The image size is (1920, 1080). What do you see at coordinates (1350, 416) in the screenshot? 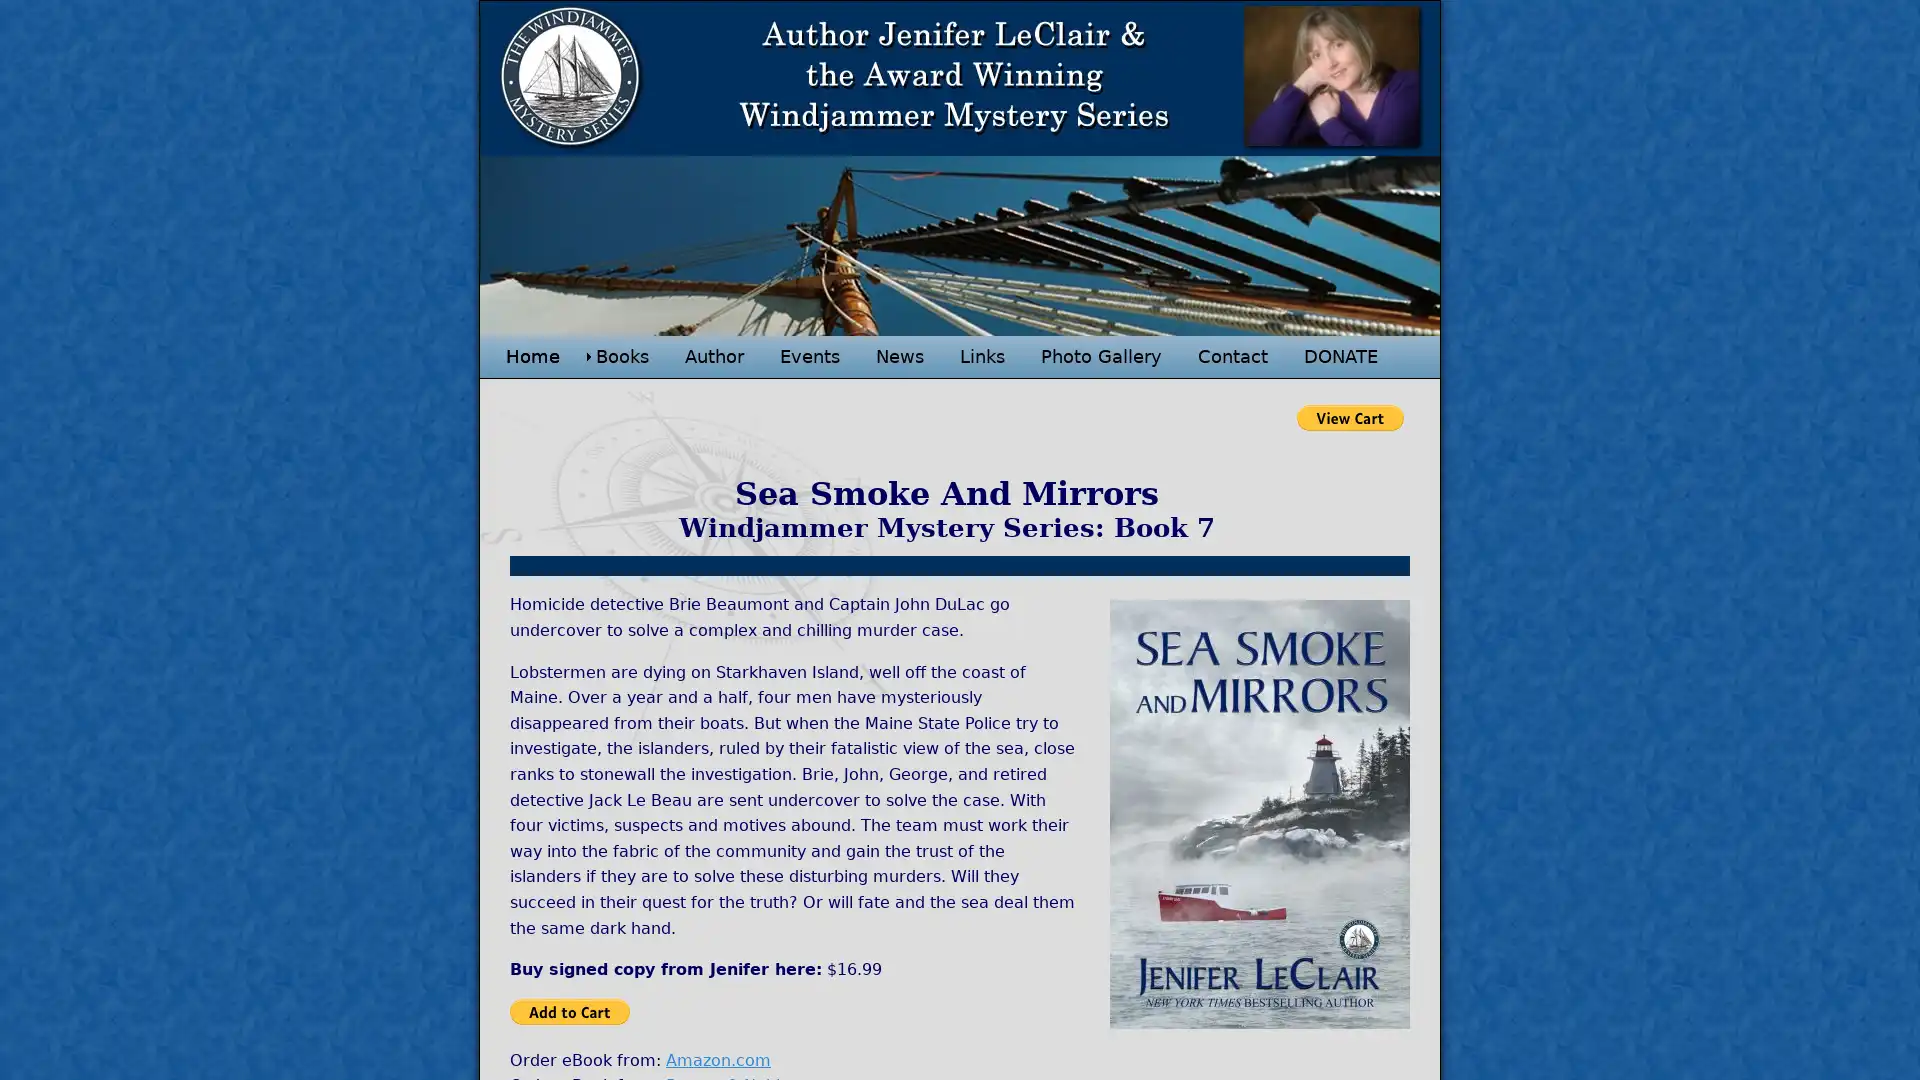
I see `PayPal - The safer, easier way to pay online!` at bounding box center [1350, 416].